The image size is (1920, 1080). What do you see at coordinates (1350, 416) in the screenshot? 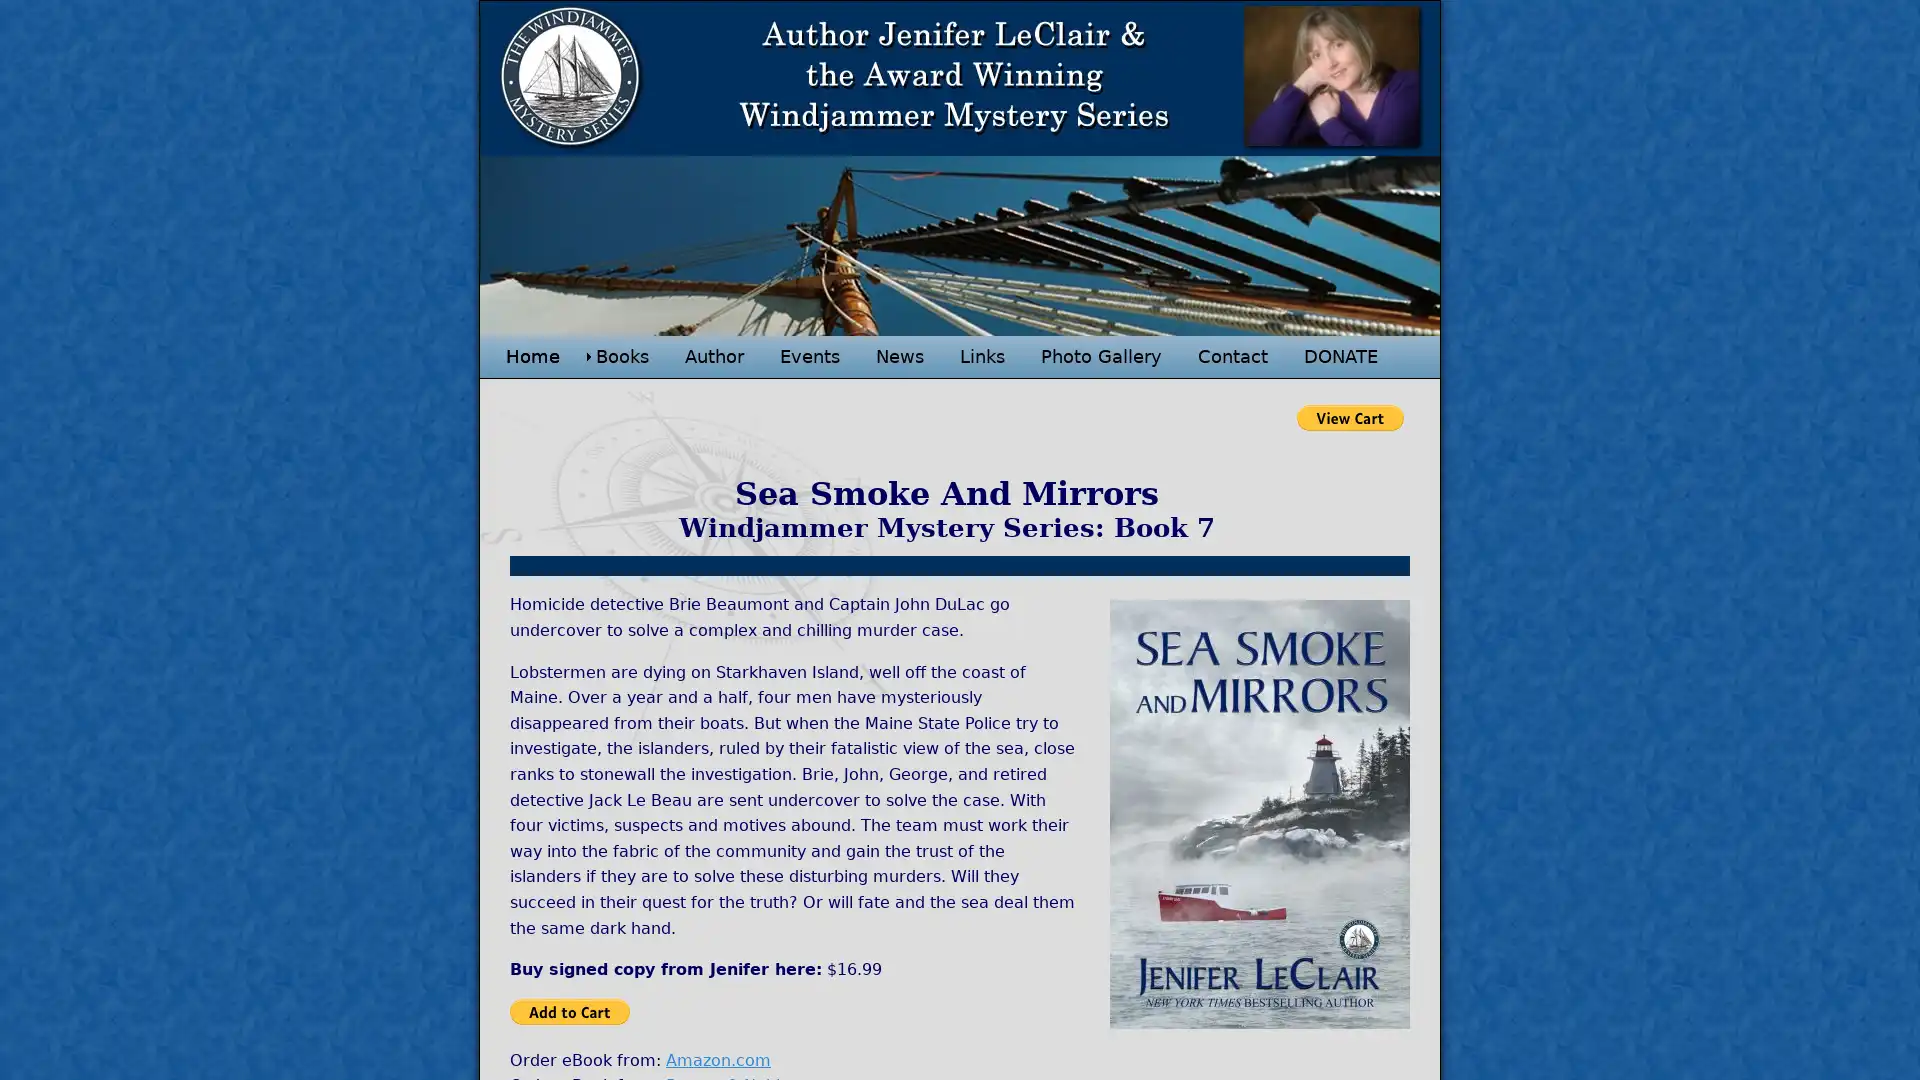
I see `PayPal - The safer, easier way to pay online!` at bounding box center [1350, 416].